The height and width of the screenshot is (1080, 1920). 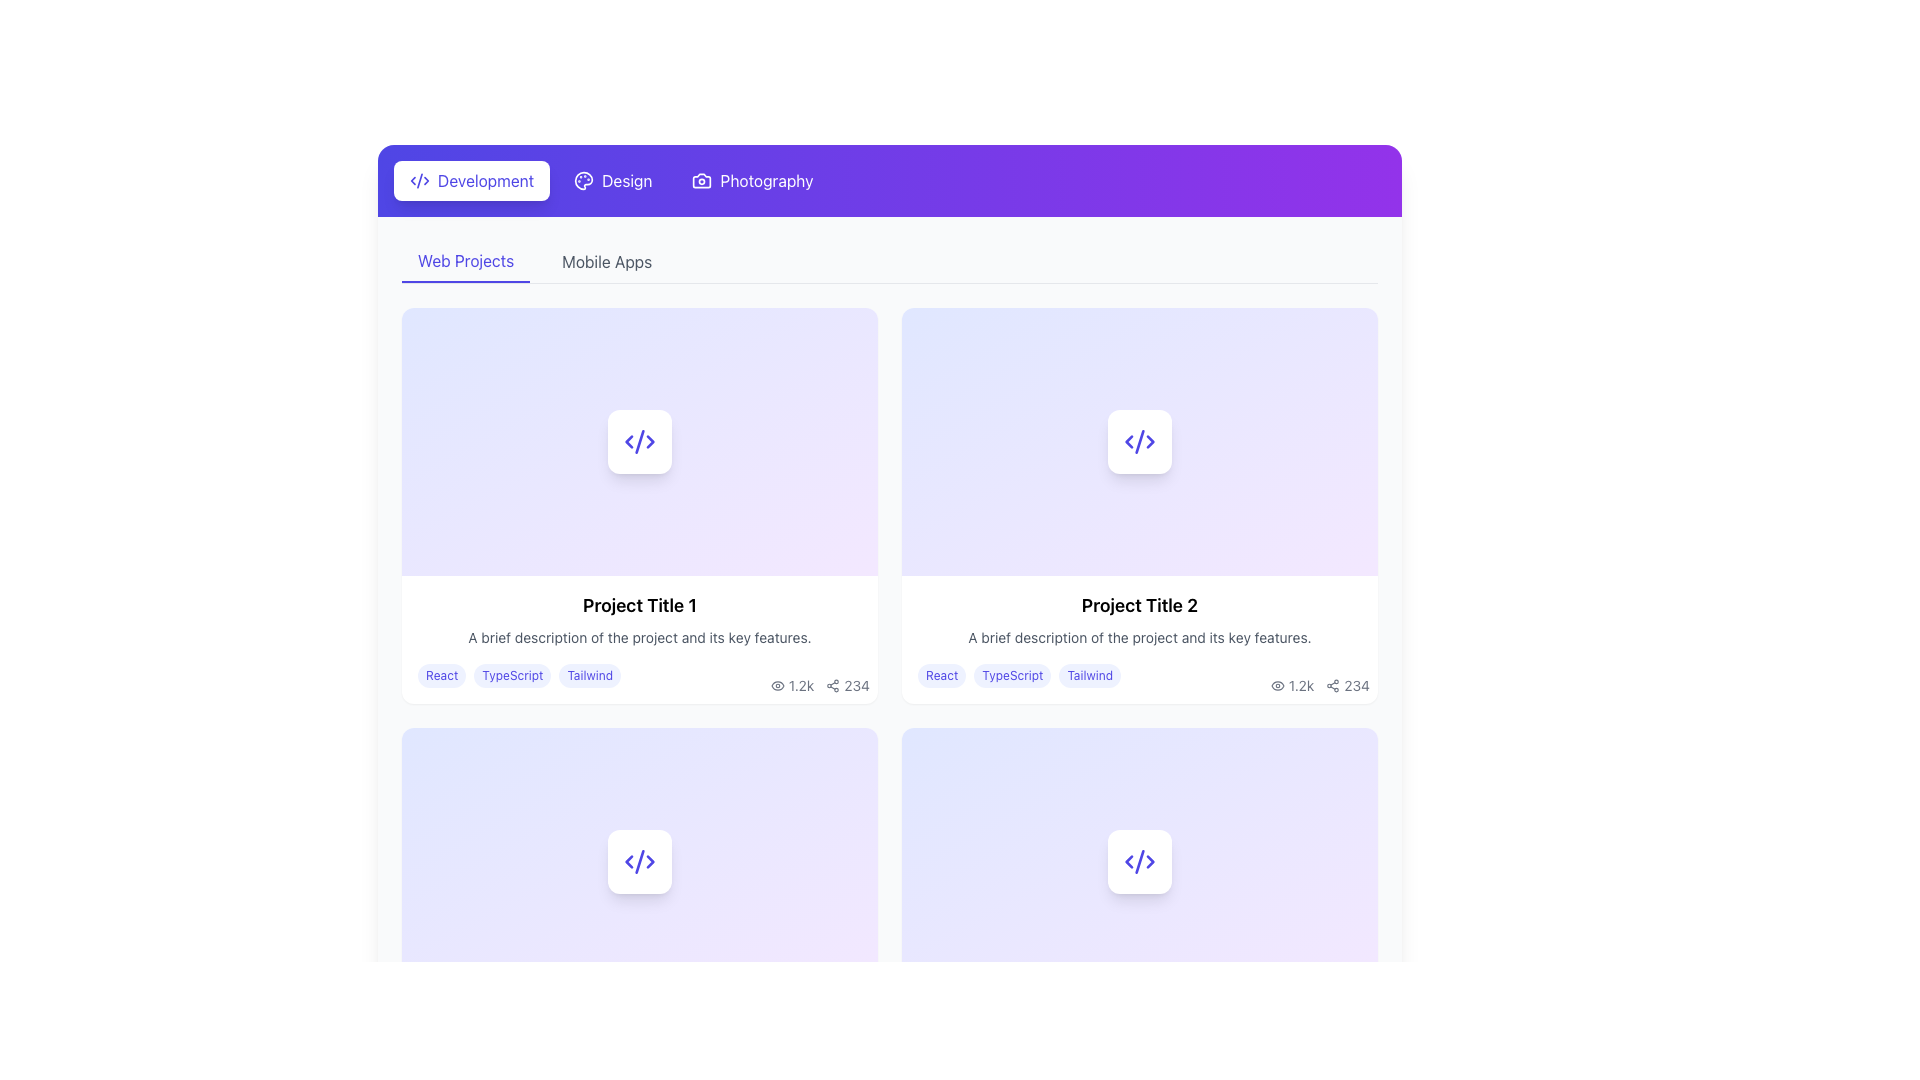 I want to click on the indigo coding symbol icon with two arrows and a diagonal stroke, located in the center of the card labeled 'Project Title 2', so click(x=1140, y=439).